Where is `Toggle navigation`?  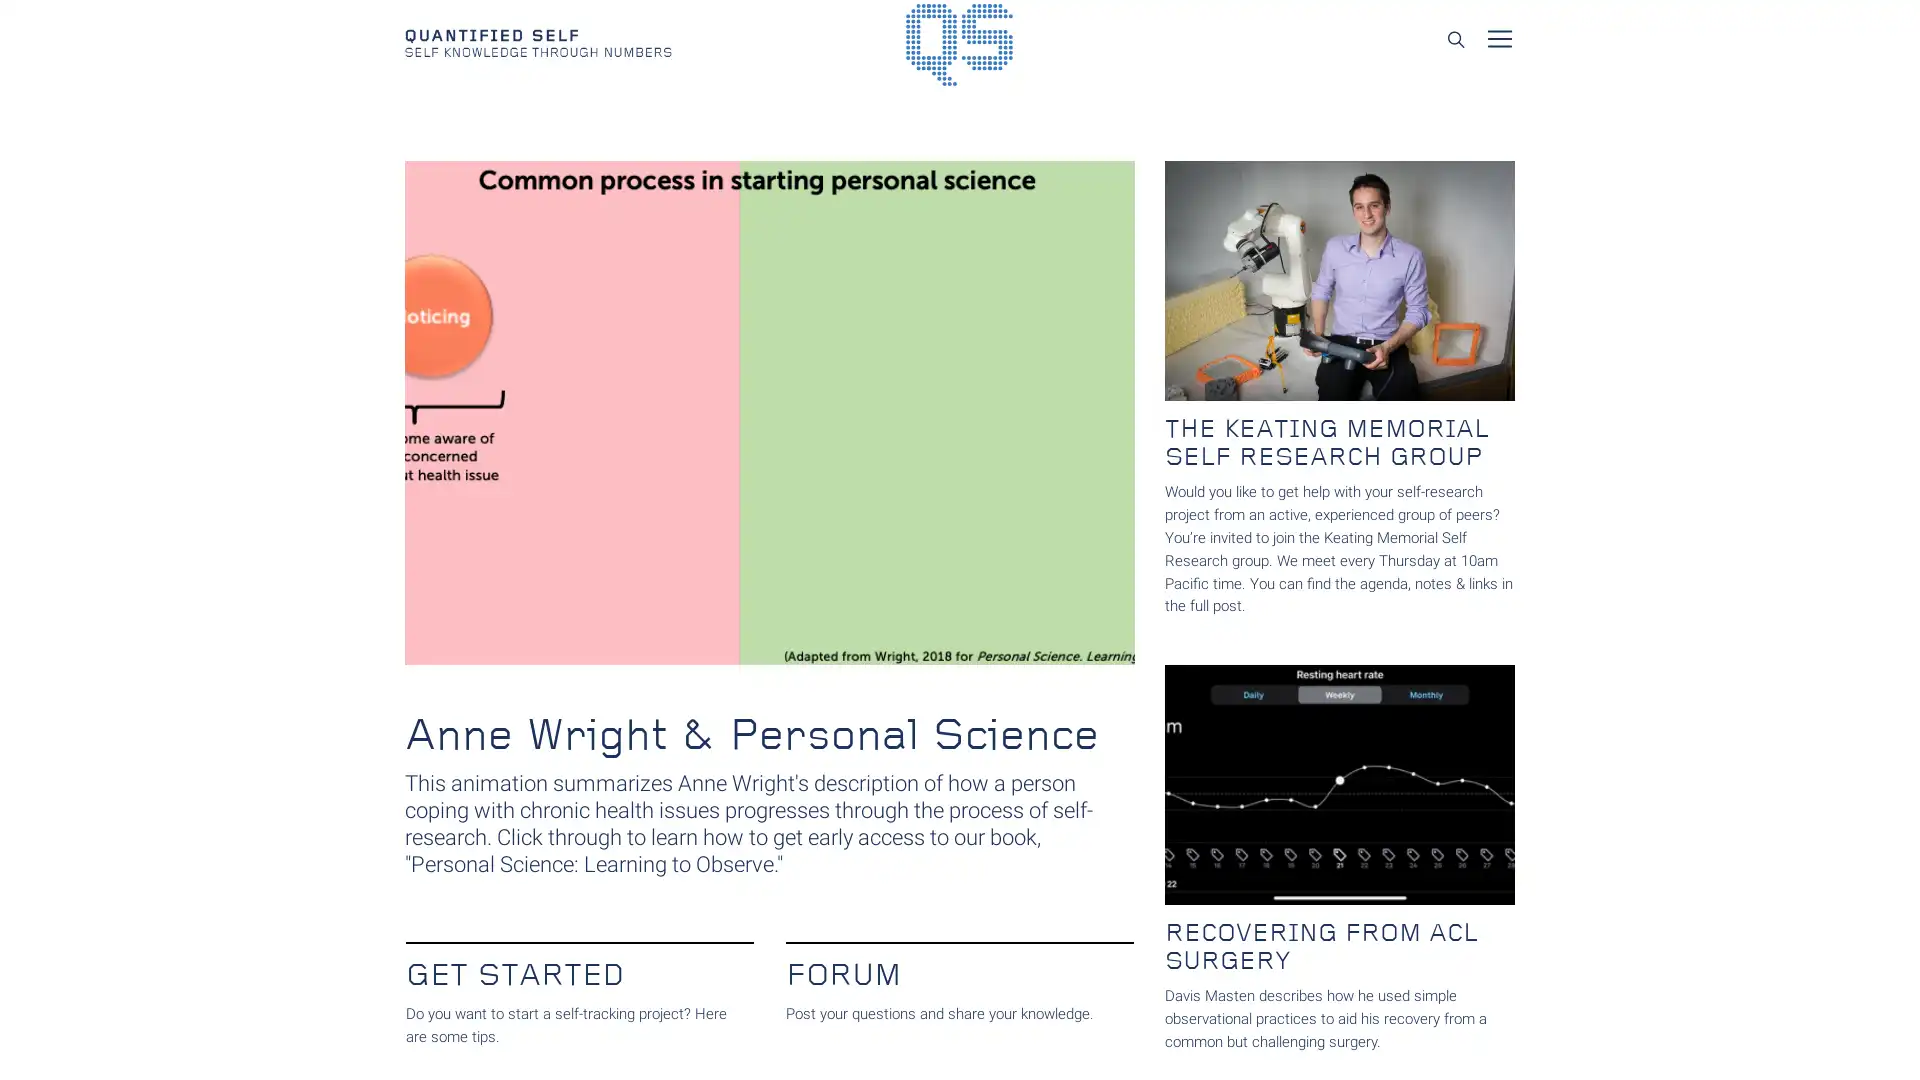
Toggle navigation is located at coordinates (1499, 38).